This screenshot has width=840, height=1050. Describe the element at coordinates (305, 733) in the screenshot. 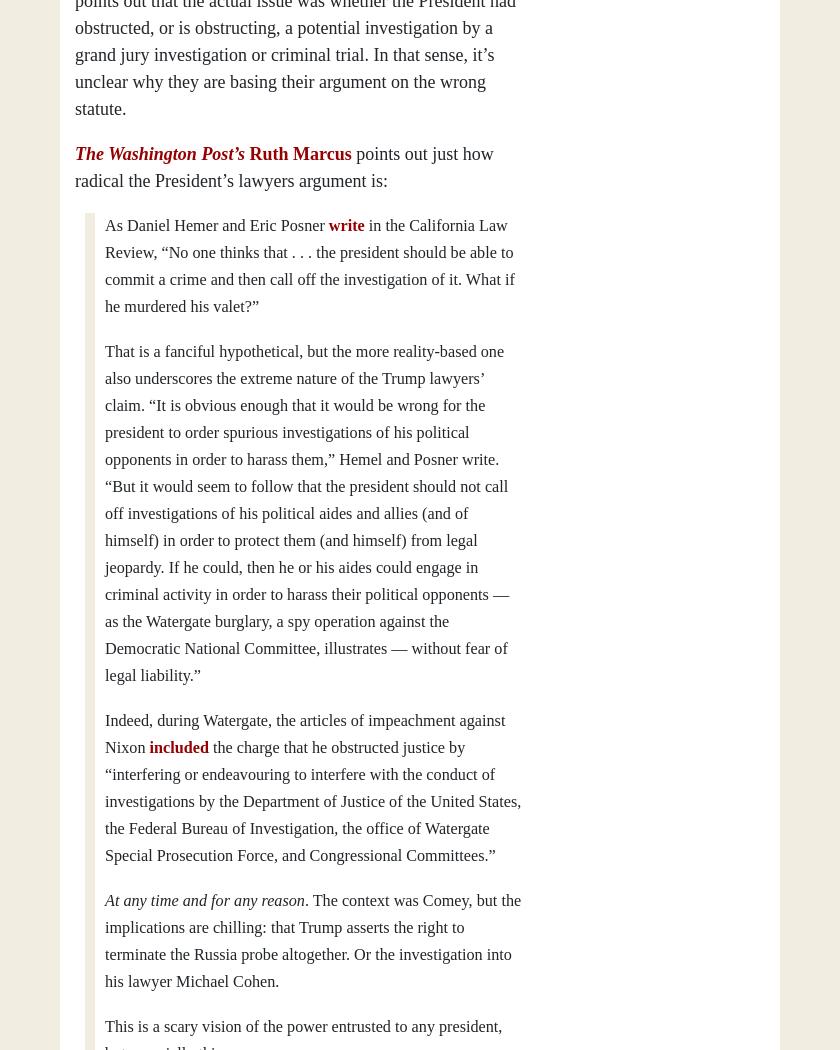

I see `'Indeed, during Watergate, the articles of impeachment against Nixon'` at that location.